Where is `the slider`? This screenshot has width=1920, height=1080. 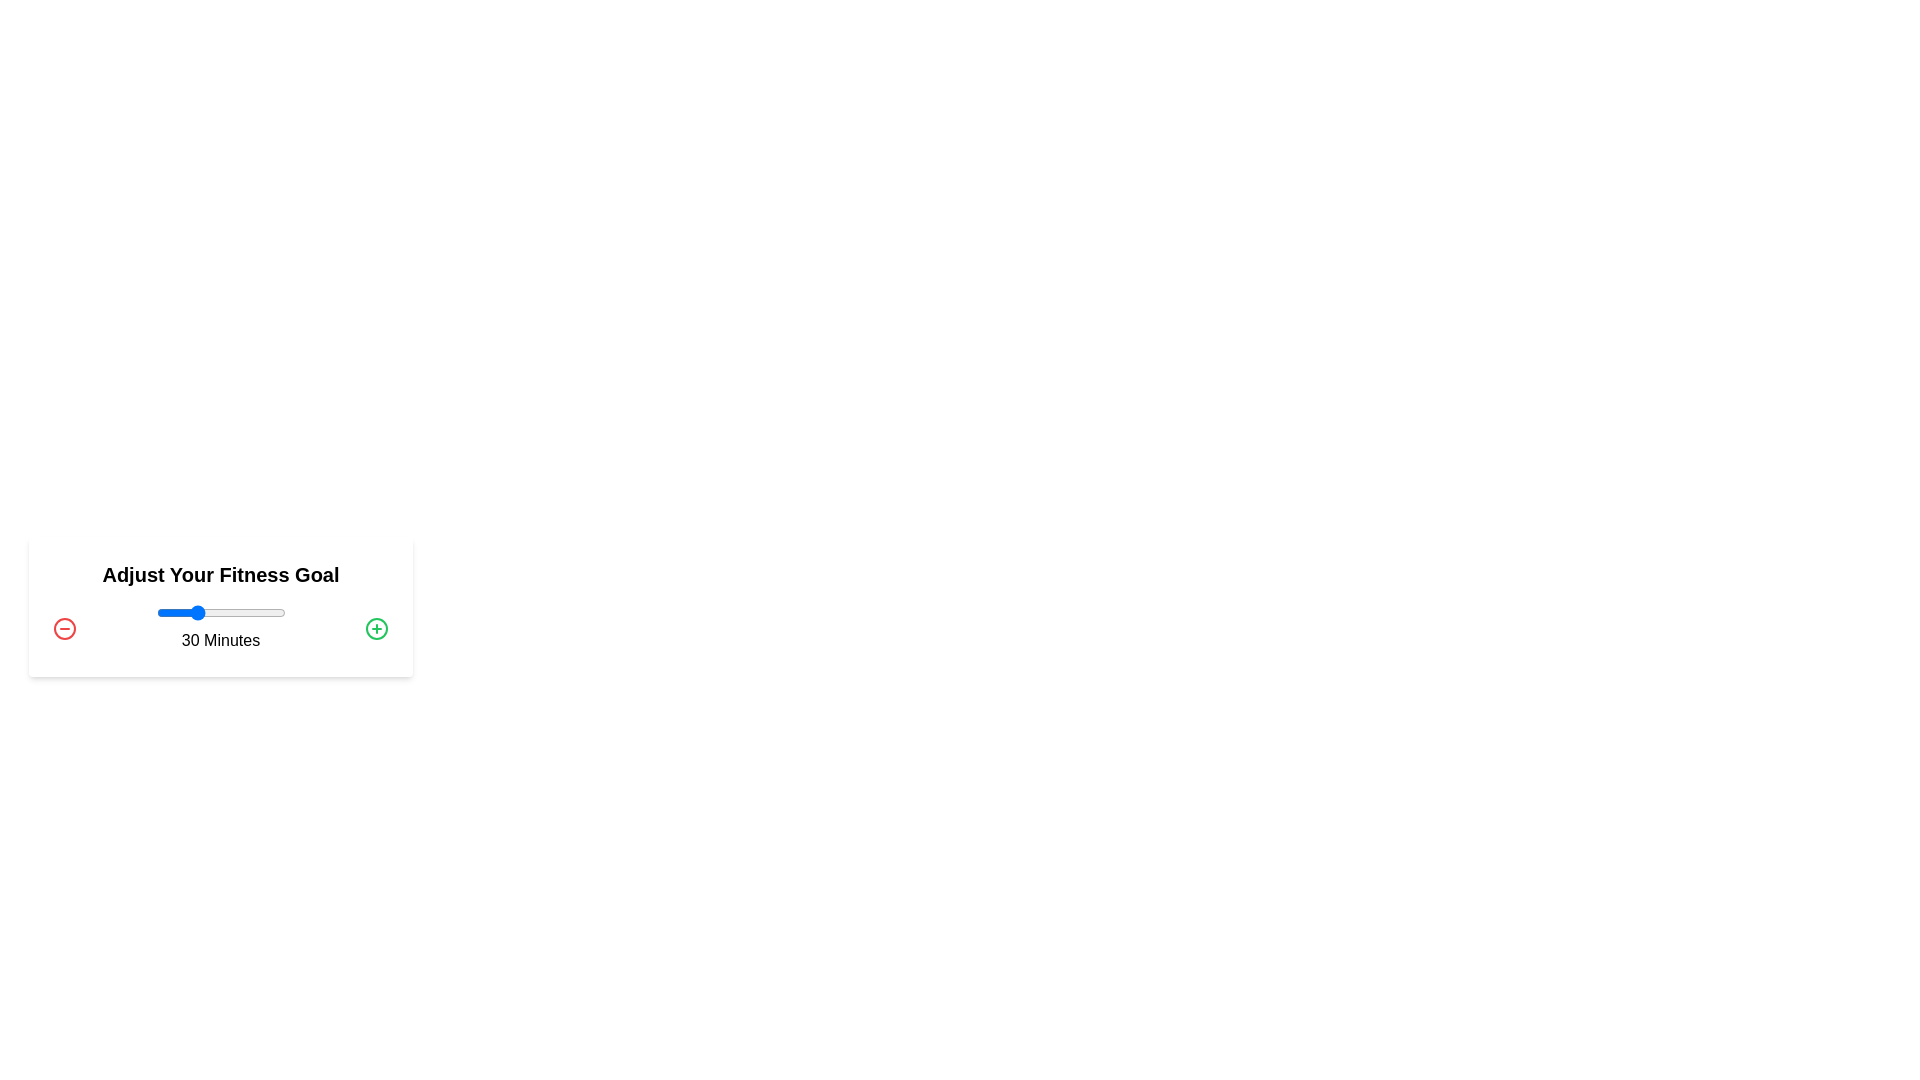 the slider is located at coordinates (253, 612).